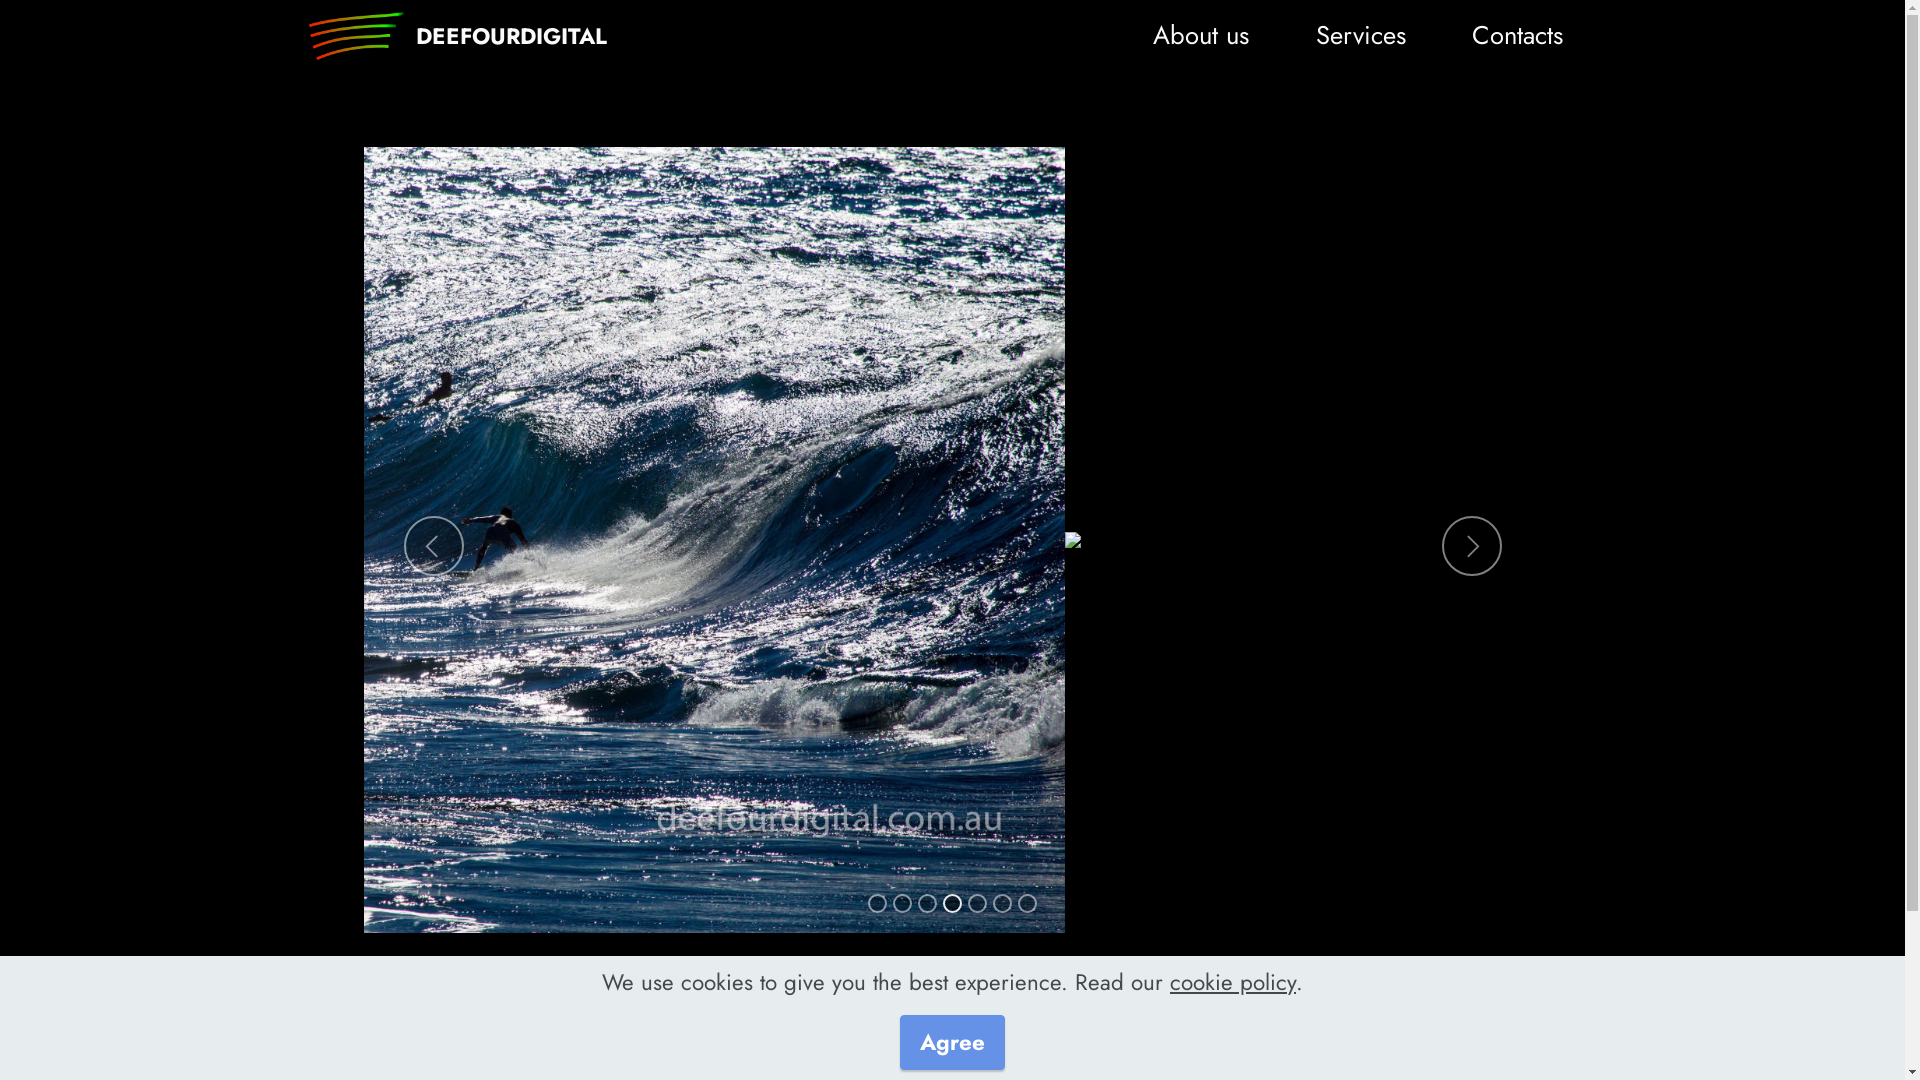 The width and height of the screenshot is (1920, 1080). Describe the element at coordinates (1170, 981) in the screenshot. I see `'cookie policy'` at that location.